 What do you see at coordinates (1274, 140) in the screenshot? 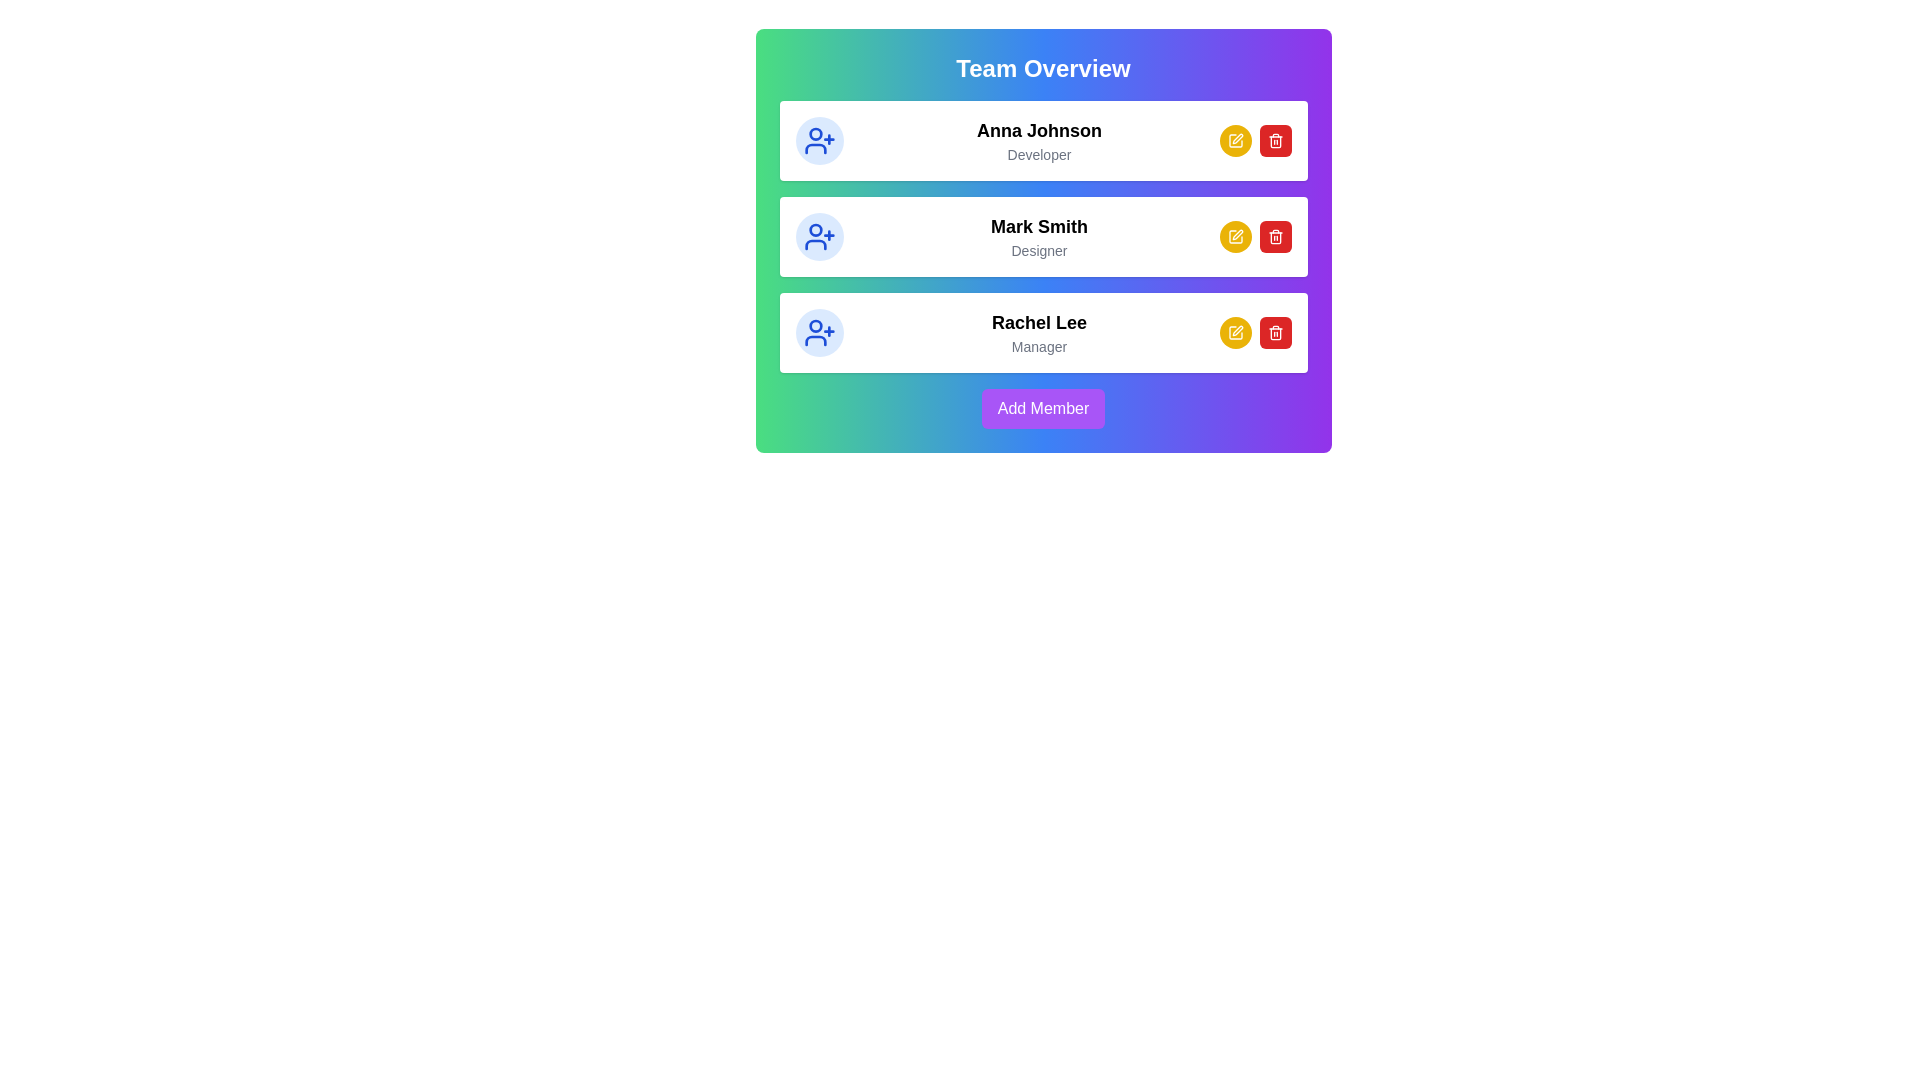
I see `the delete button for the user 'Anna Johnson' located at the rightmost position in the user management interface` at bounding box center [1274, 140].